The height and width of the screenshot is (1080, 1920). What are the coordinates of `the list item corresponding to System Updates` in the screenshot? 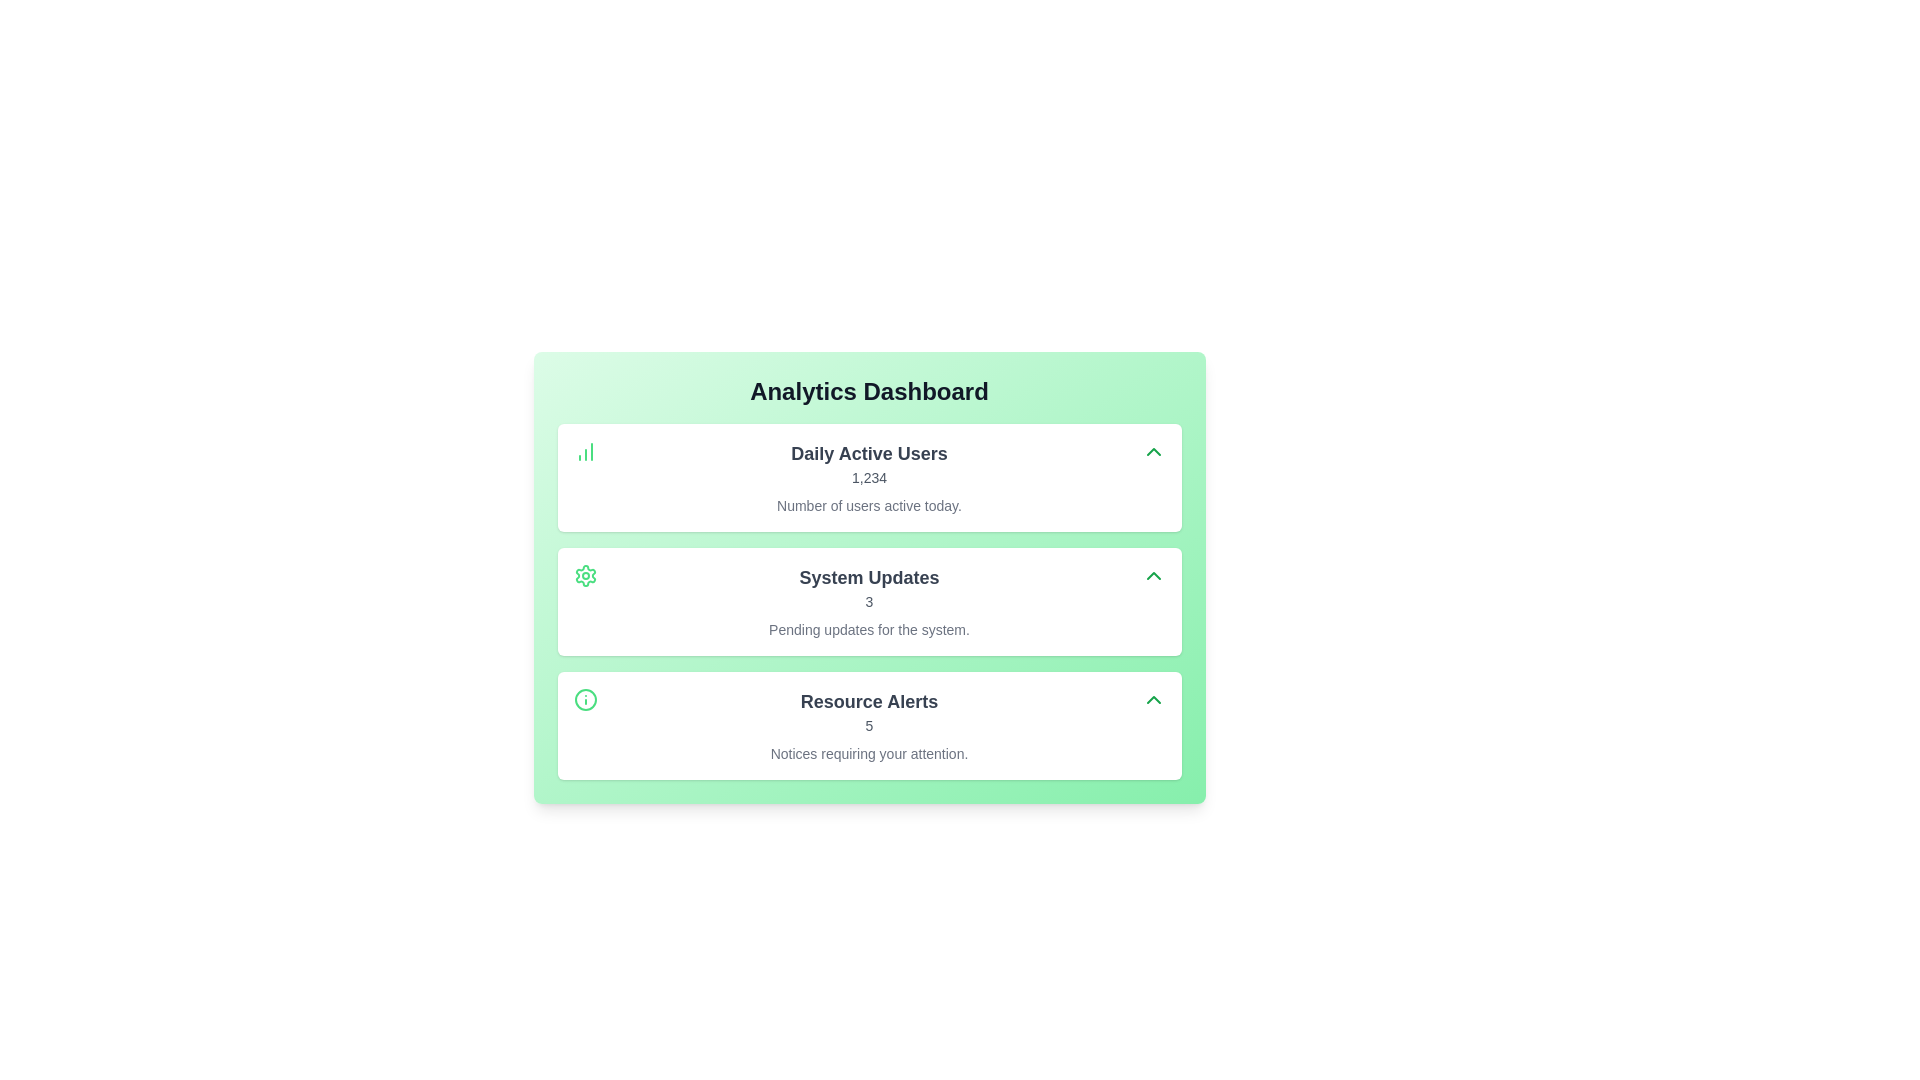 It's located at (869, 600).